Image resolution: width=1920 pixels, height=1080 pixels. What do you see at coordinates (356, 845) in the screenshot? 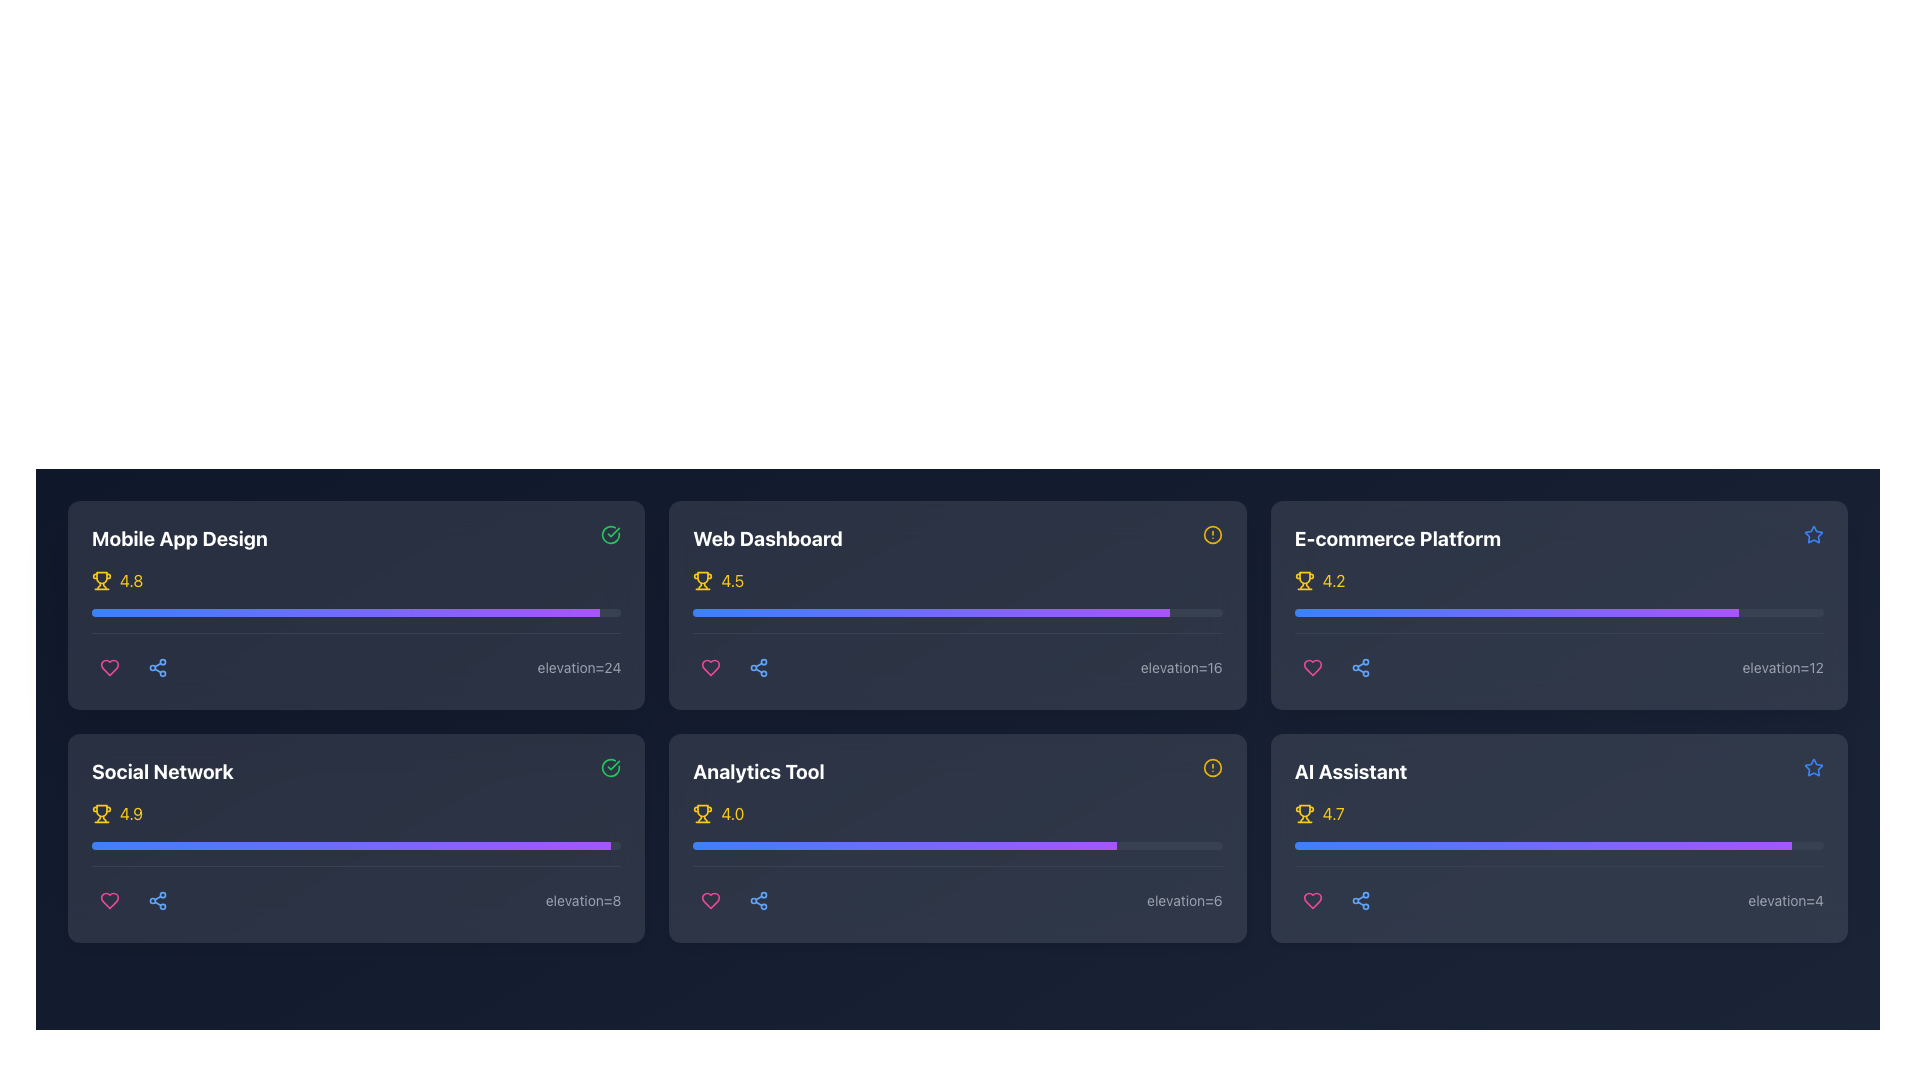
I see `the Progress bar that visually represents the percentage-based metric associated with the 'Social Network' card's performance, located second from the bottom in the vertical list of components` at bounding box center [356, 845].